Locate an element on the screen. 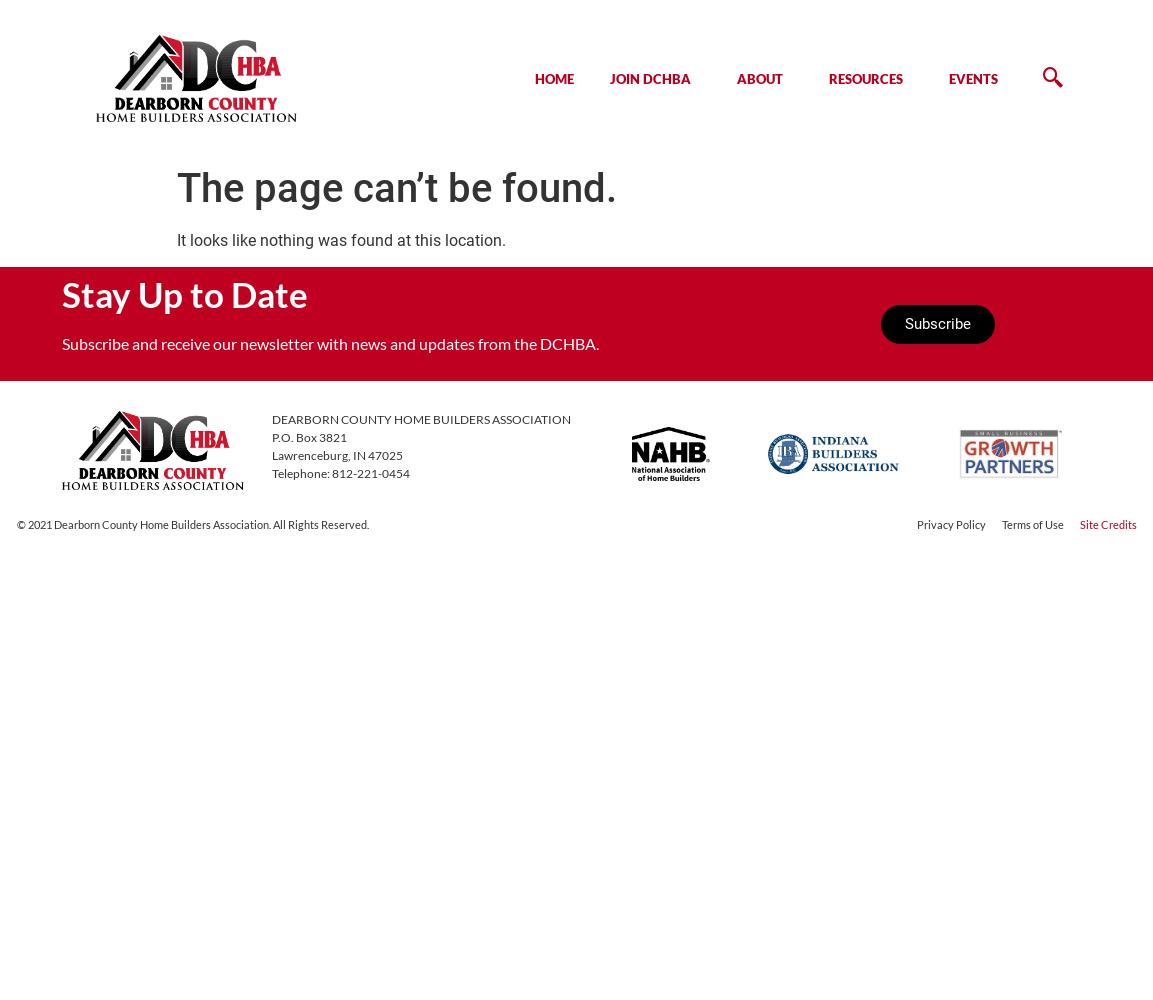 The image size is (1153, 1000). 'P.O. Box 3821' is located at coordinates (307, 436).